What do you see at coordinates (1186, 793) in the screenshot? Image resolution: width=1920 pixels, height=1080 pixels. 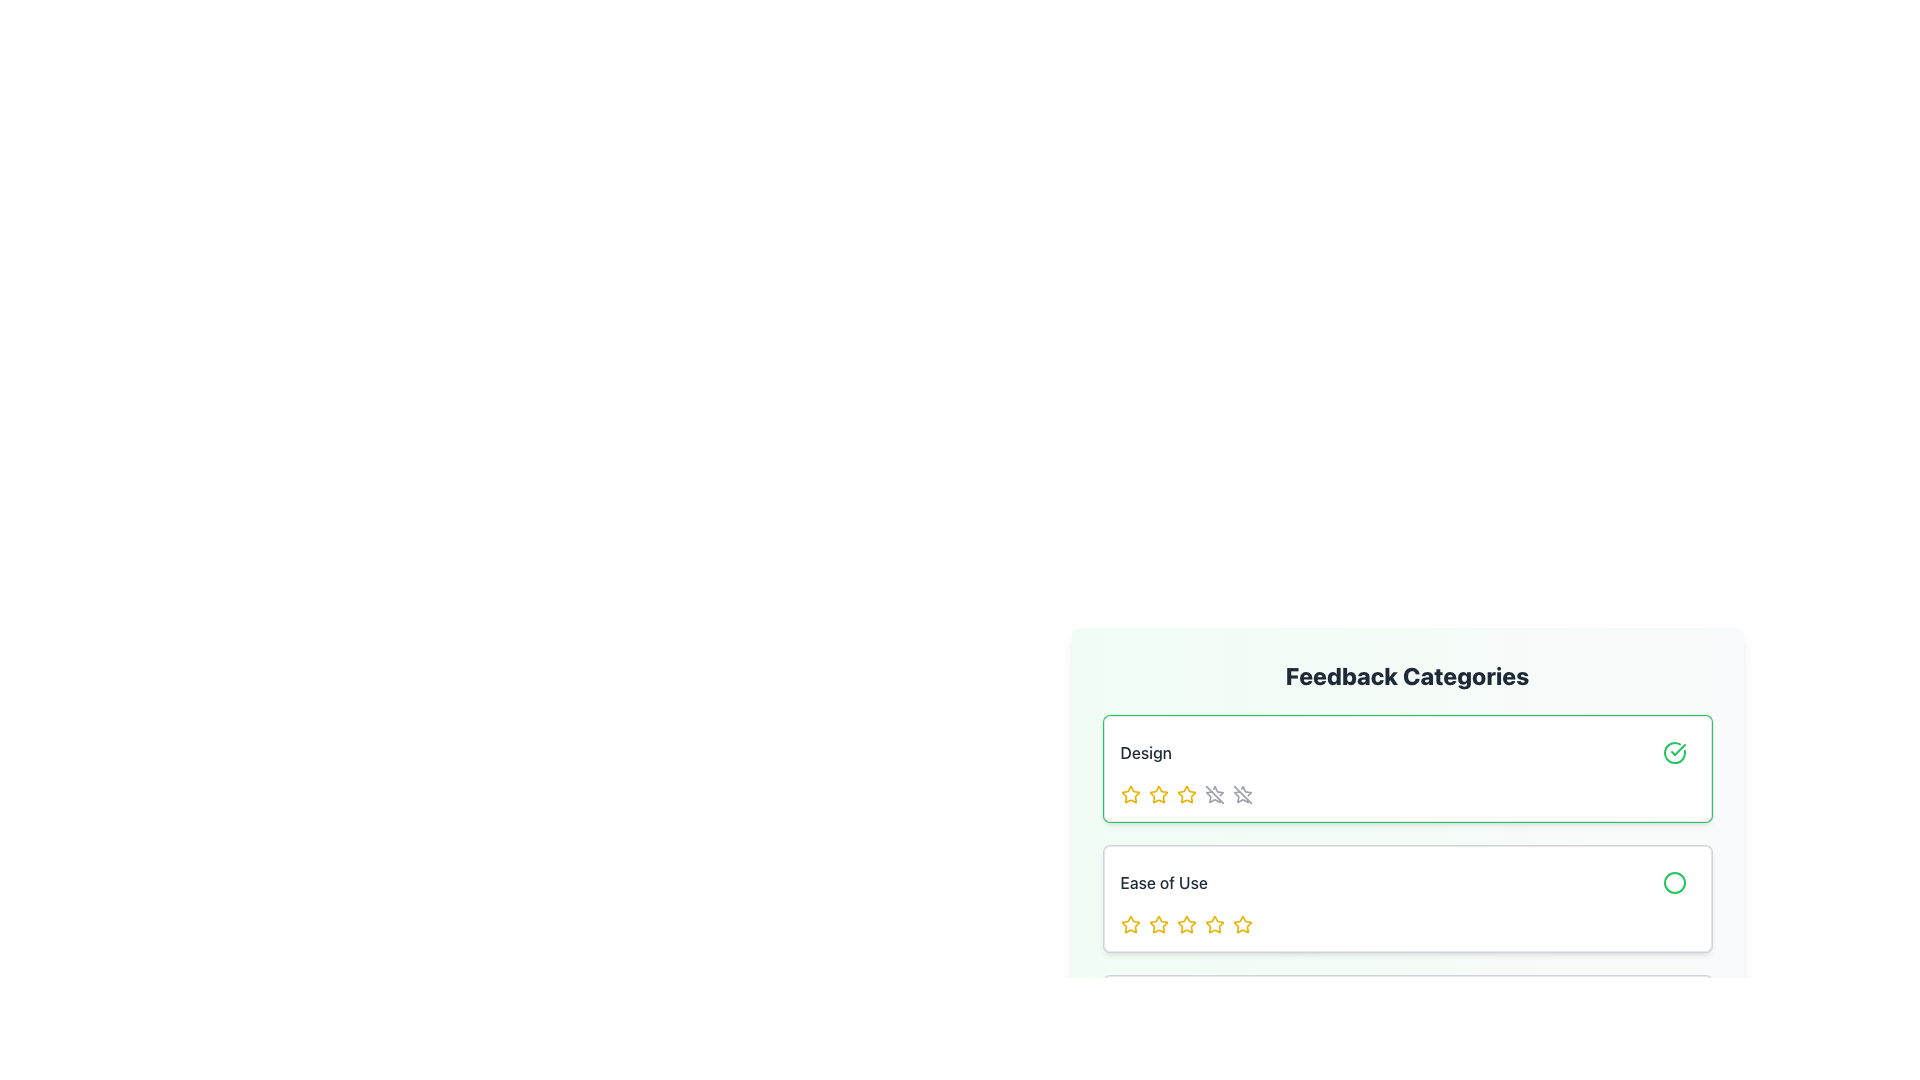 I see `the interactive yellow star icon with a hollow center, which is the third star in the rating system, within the 'Design' rating row` at bounding box center [1186, 793].